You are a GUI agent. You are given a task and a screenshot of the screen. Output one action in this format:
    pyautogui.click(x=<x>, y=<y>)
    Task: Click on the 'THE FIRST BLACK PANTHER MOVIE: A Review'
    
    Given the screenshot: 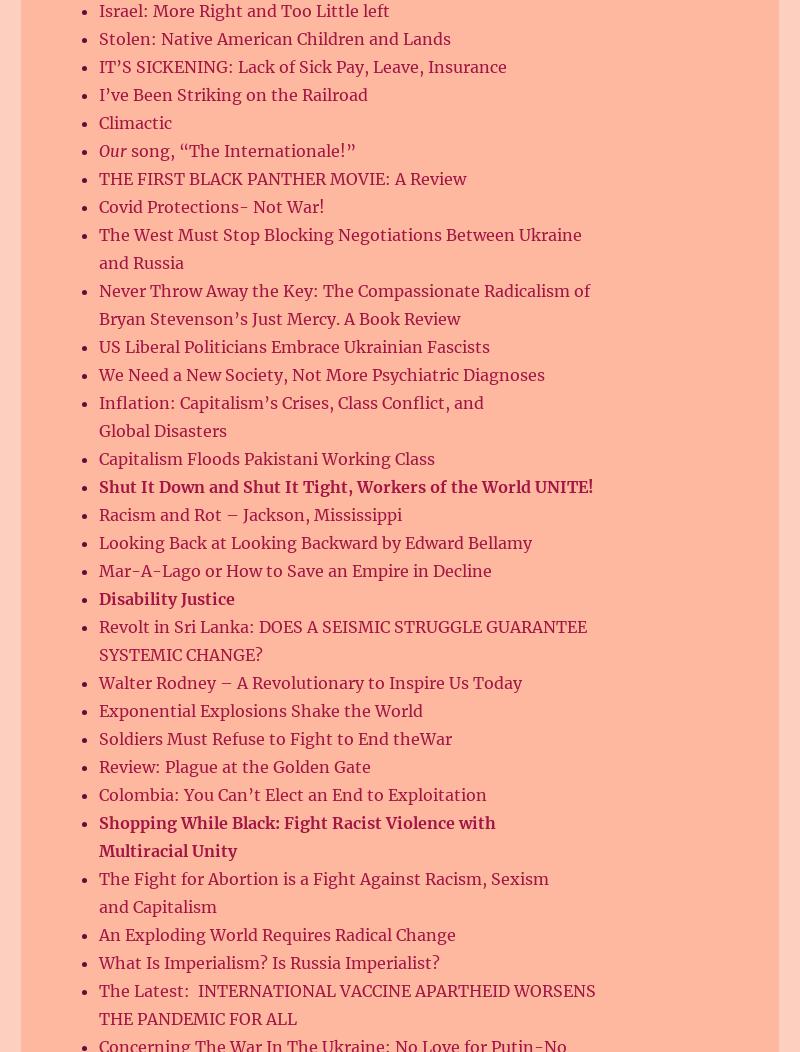 What is the action you would take?
    pyautogui.click(x=282, y=179)
    